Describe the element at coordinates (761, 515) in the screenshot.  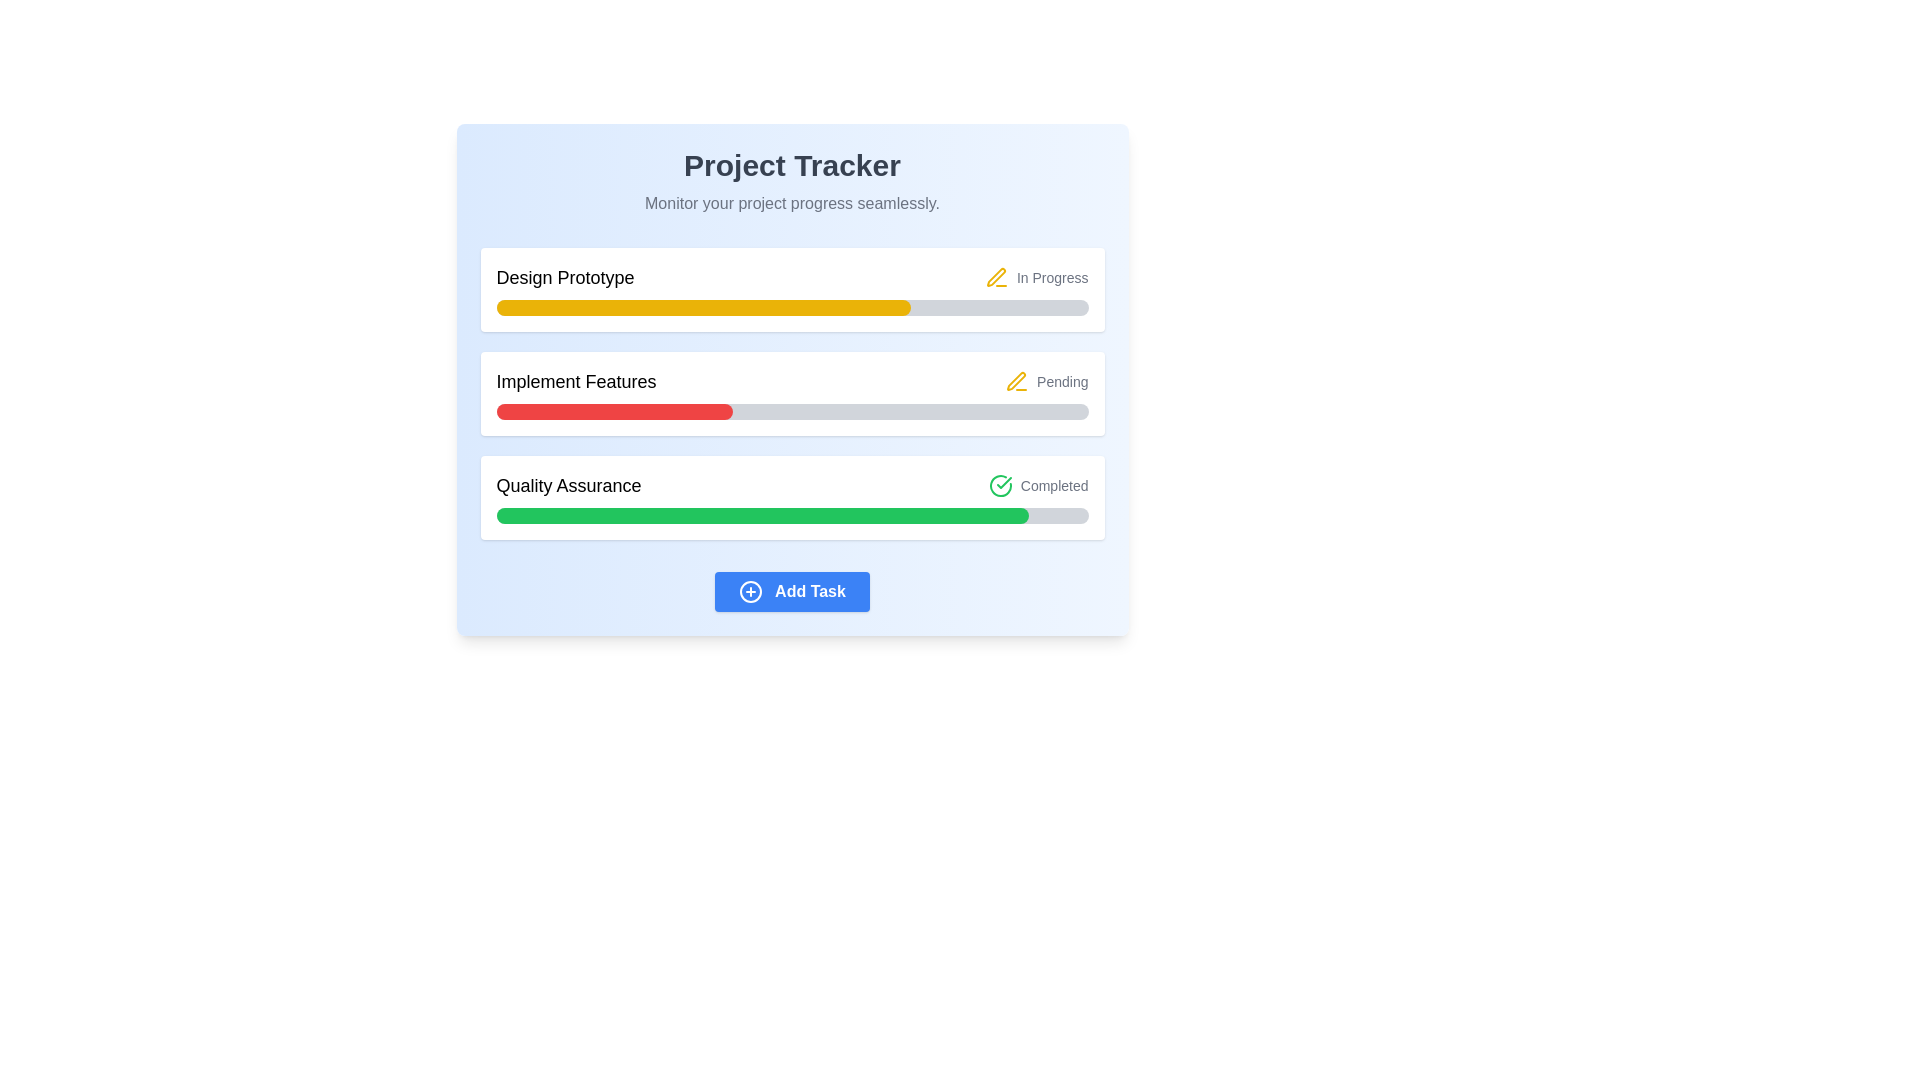
I see `the progress indicator inside the third progress bar labeled 'Quality Assurance', which visually indicates a 90% completion level` at that location.